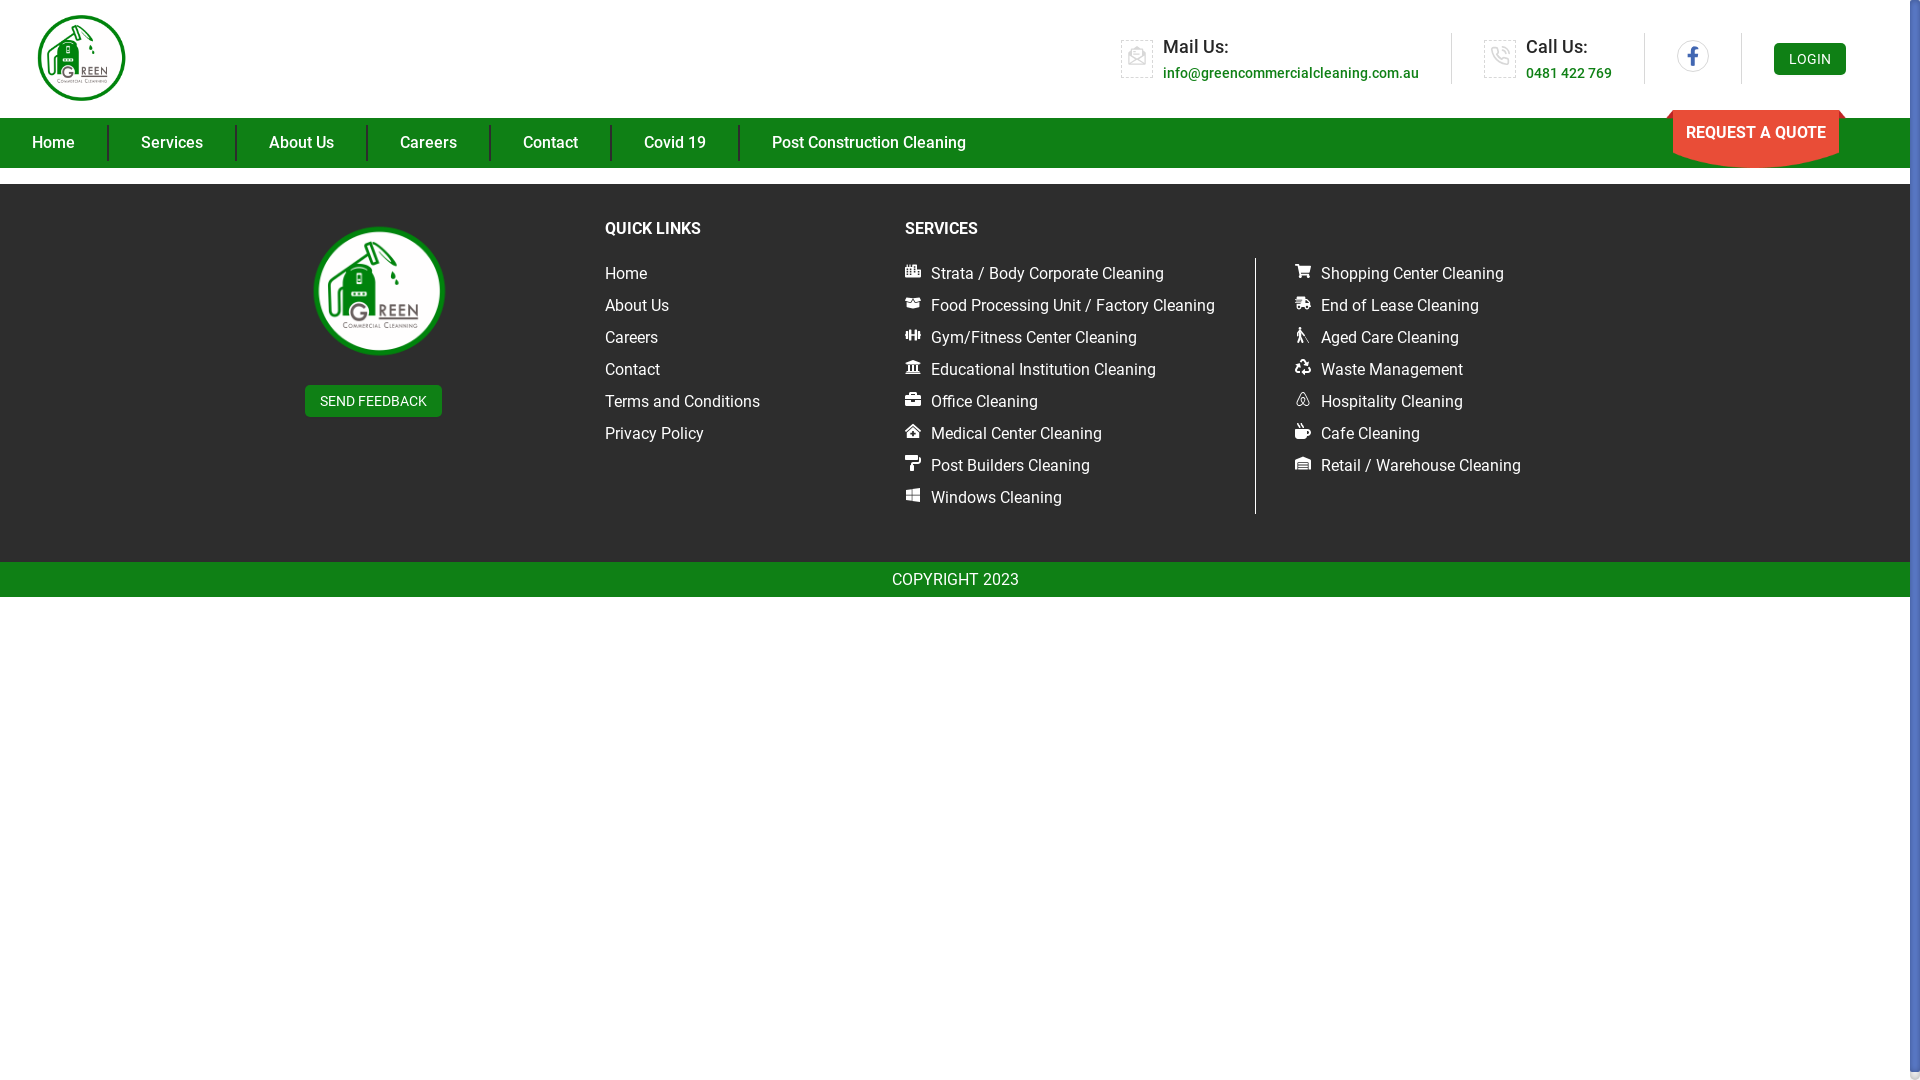  Describe the element at coordinates (373, 401) in the screenshot. I see `'SEND FEEDBACK'` at that location.